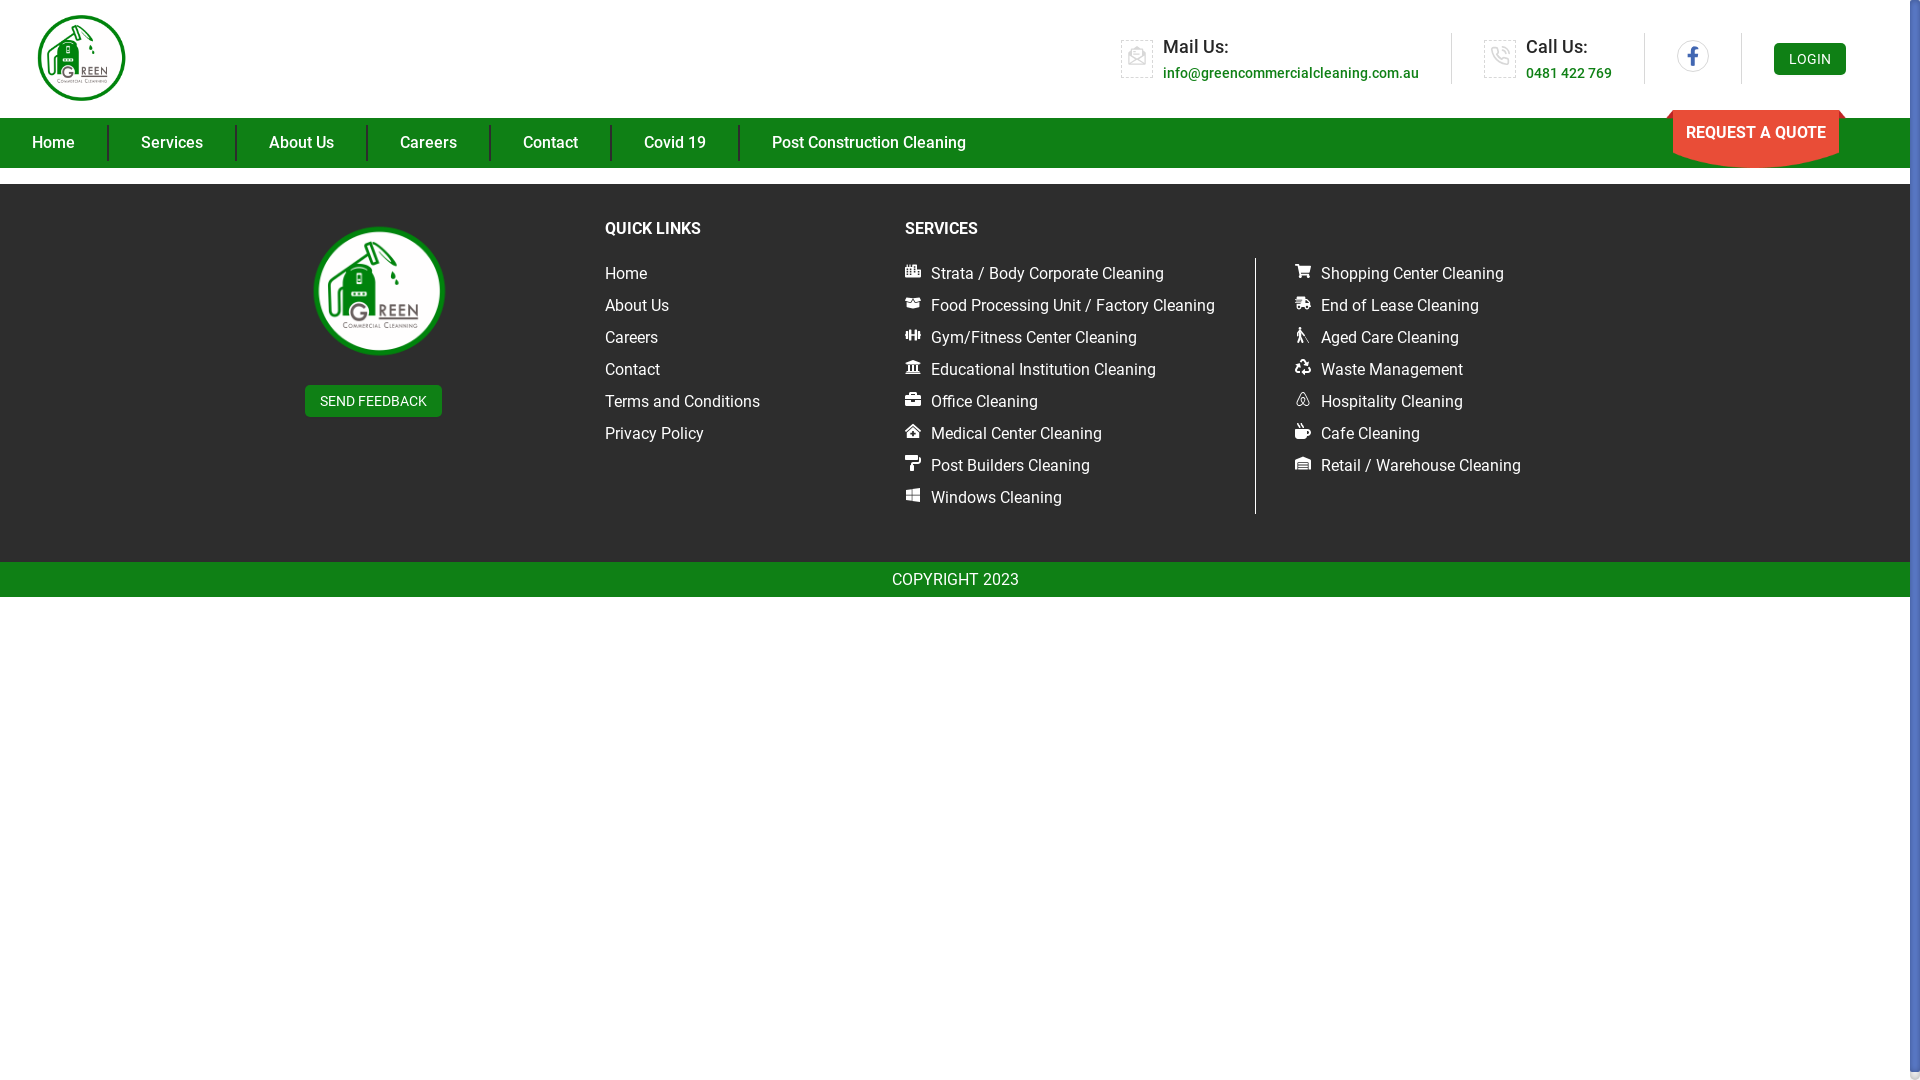  Describe the element at coordinates (373, 401) in the screenshot. I see `'SEND FEEDBACK'` at that location.